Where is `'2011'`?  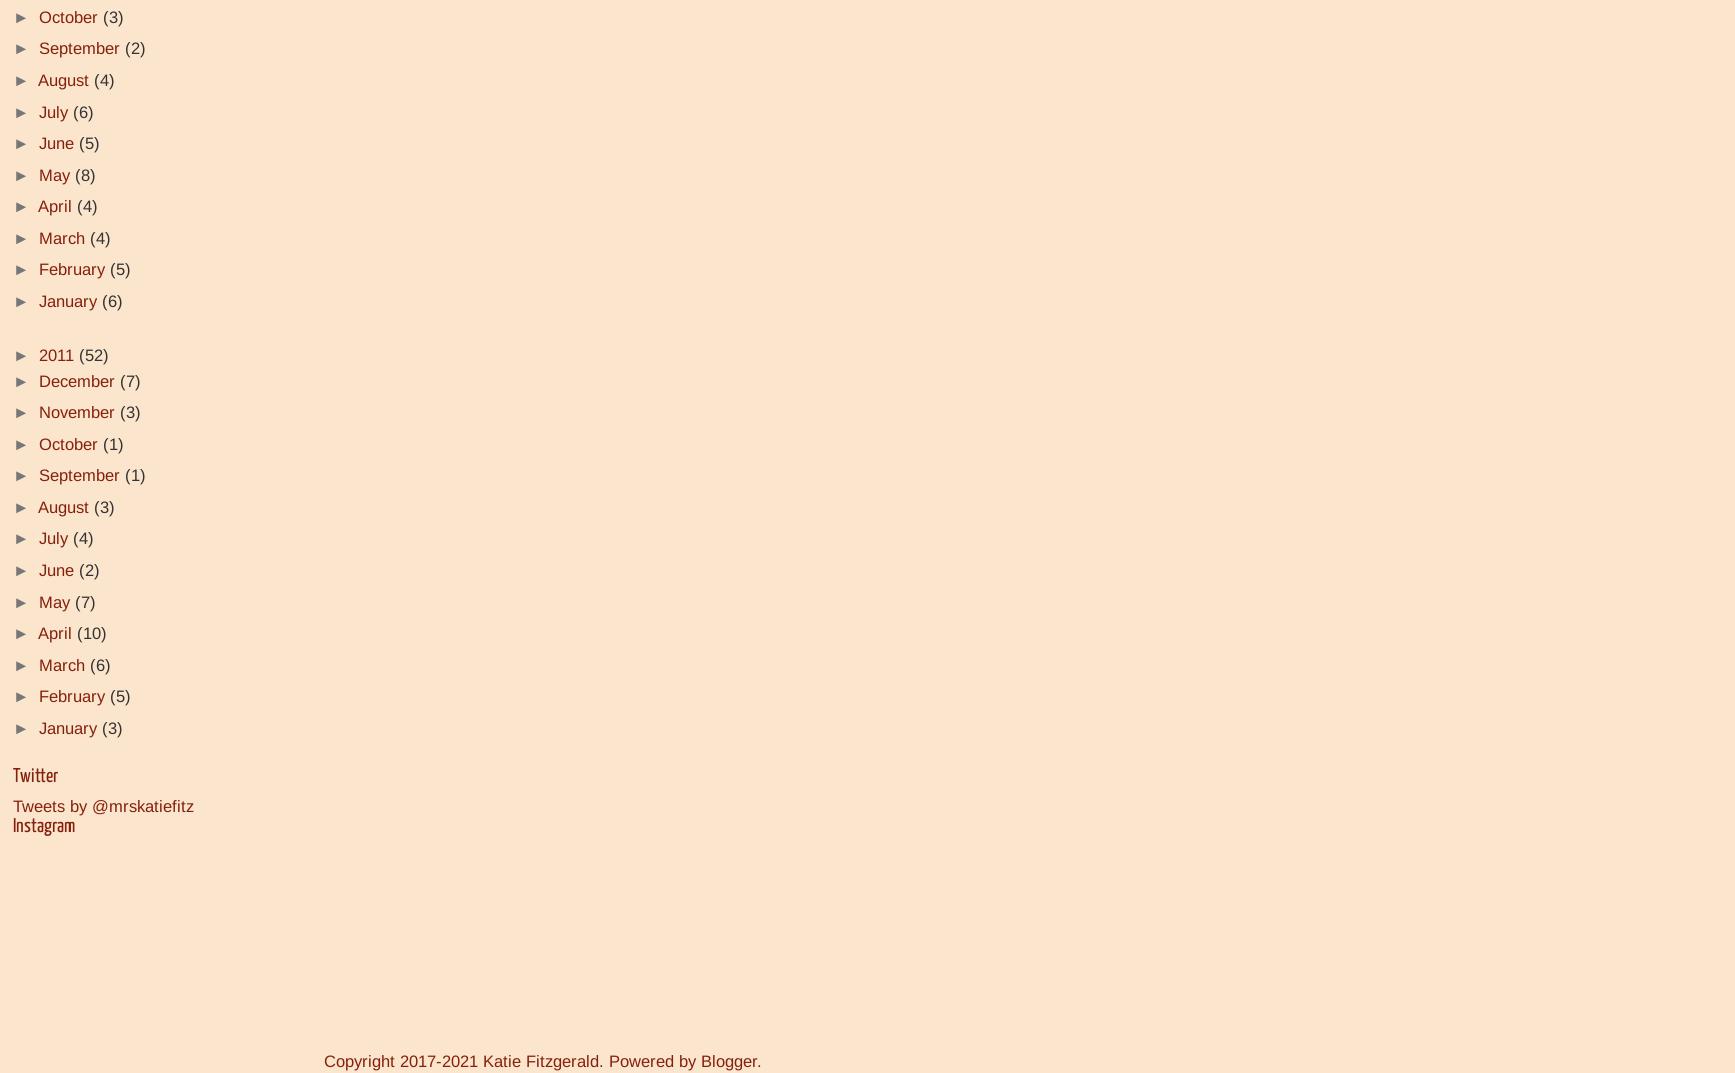
'2011' is located at coordinates (58, 354).